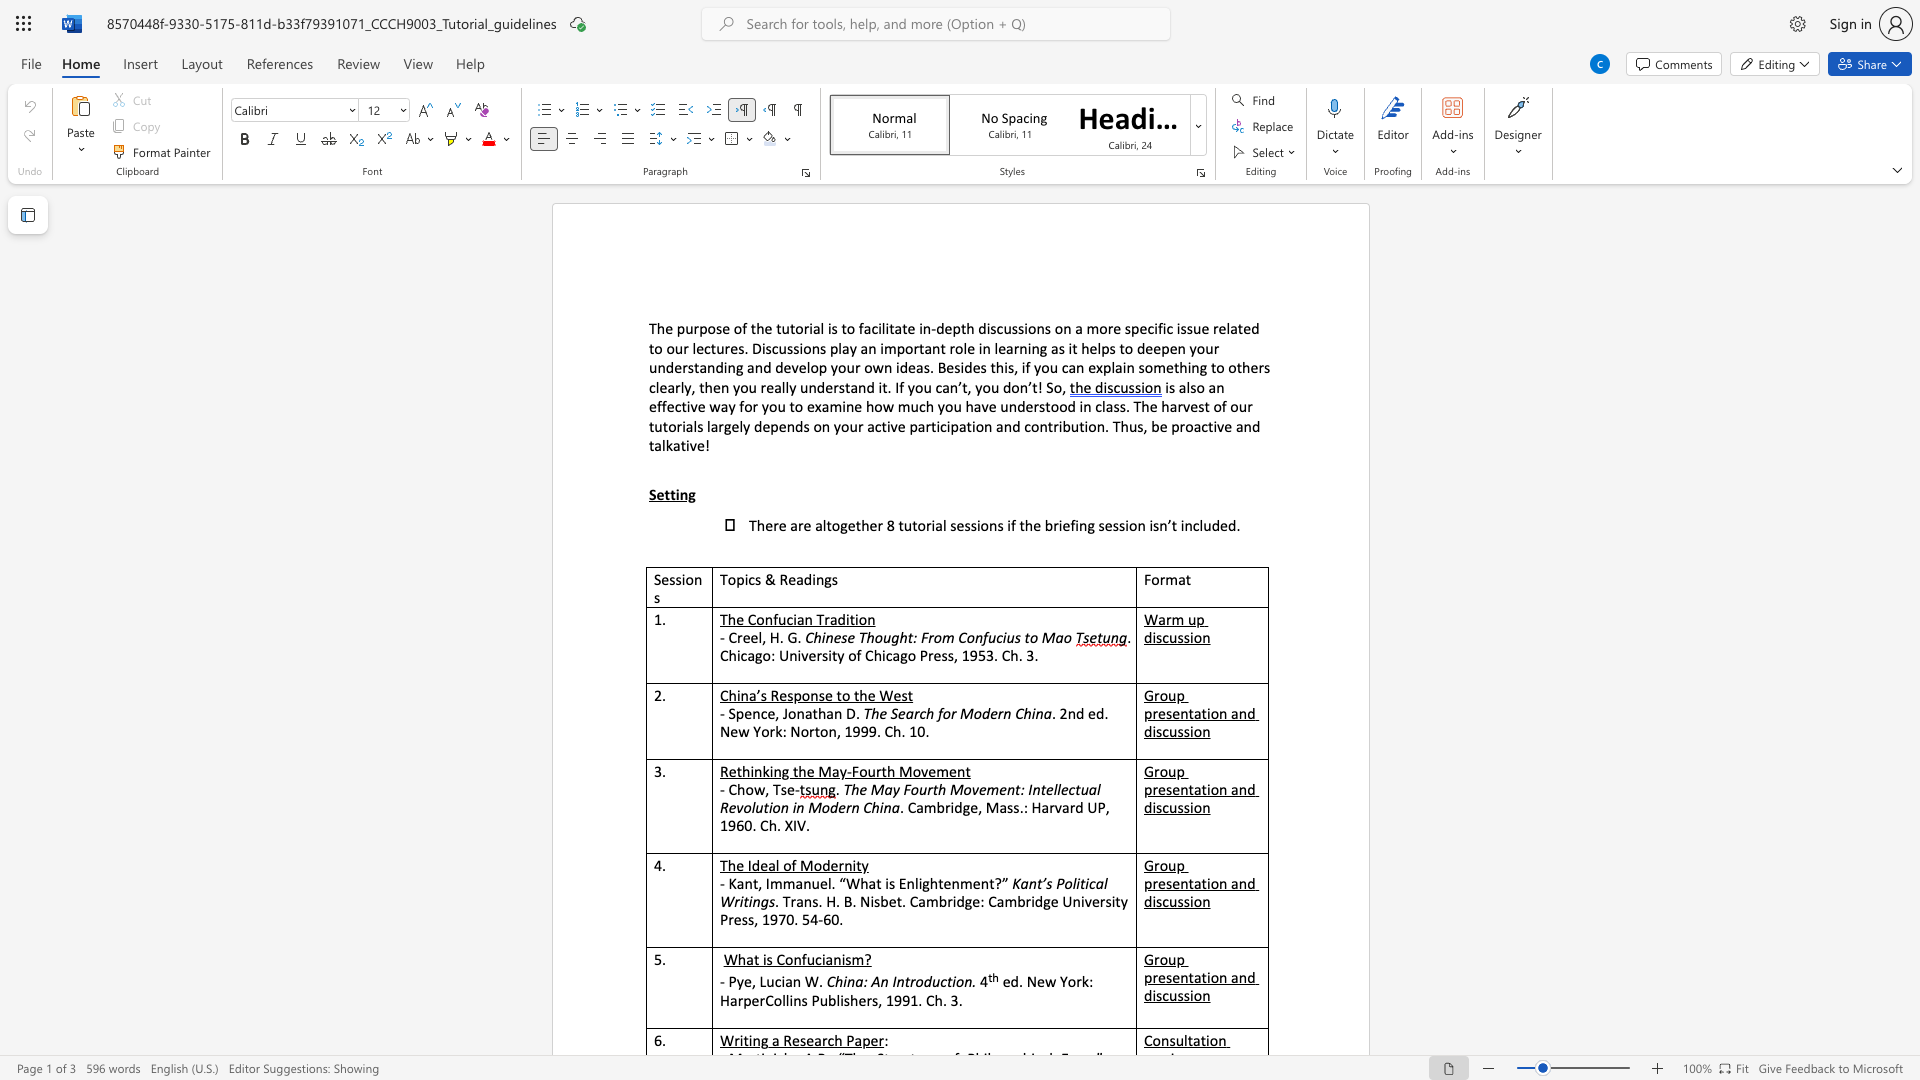 This screenshot has height=1080, width=1920. Describe the element at coordinates (884, 327) in the screenshot. I see `the subset text "itat" within the text "facilitate"` at that location.